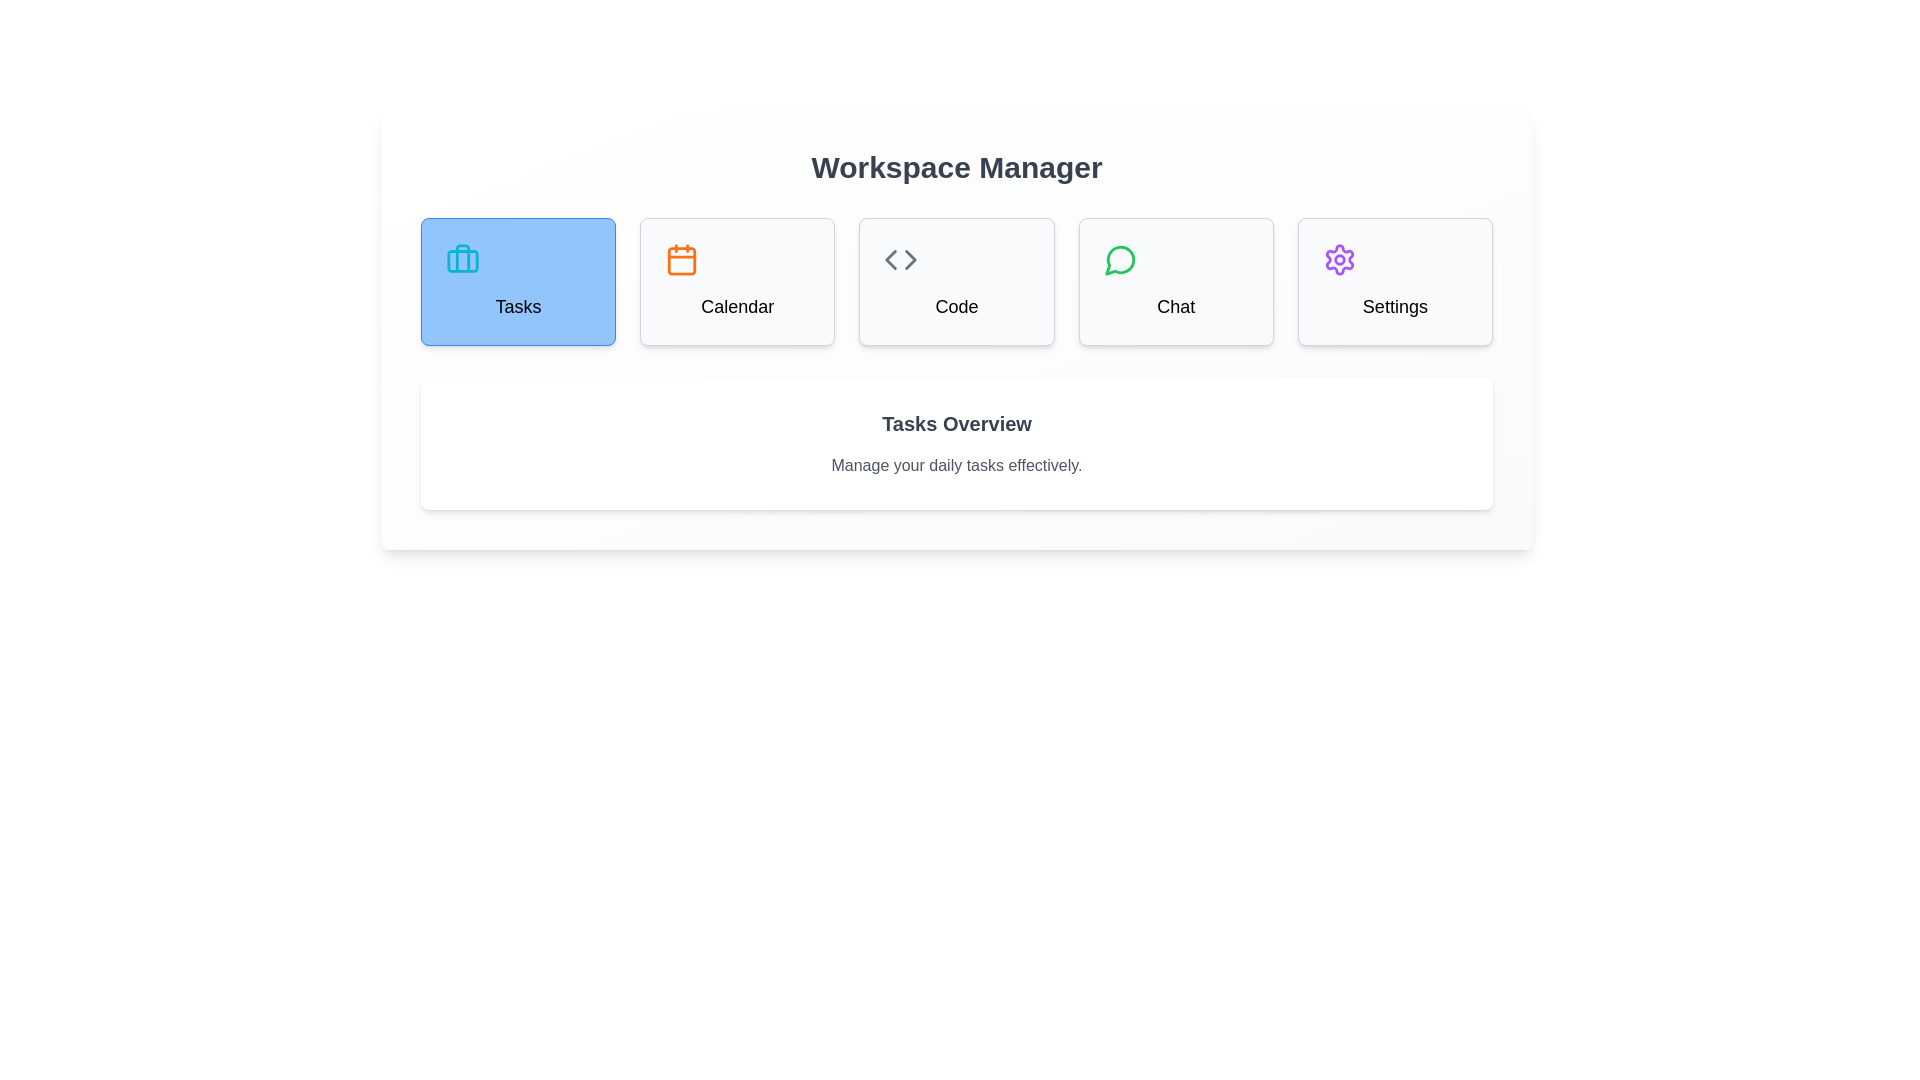  Describe the element at coordinates (900, 258) in the screenshot. I see `the 'Code' icon located inside the 'Code' button, which is the third button in a row of five options below the 'Workspace Manager' title` at that location.